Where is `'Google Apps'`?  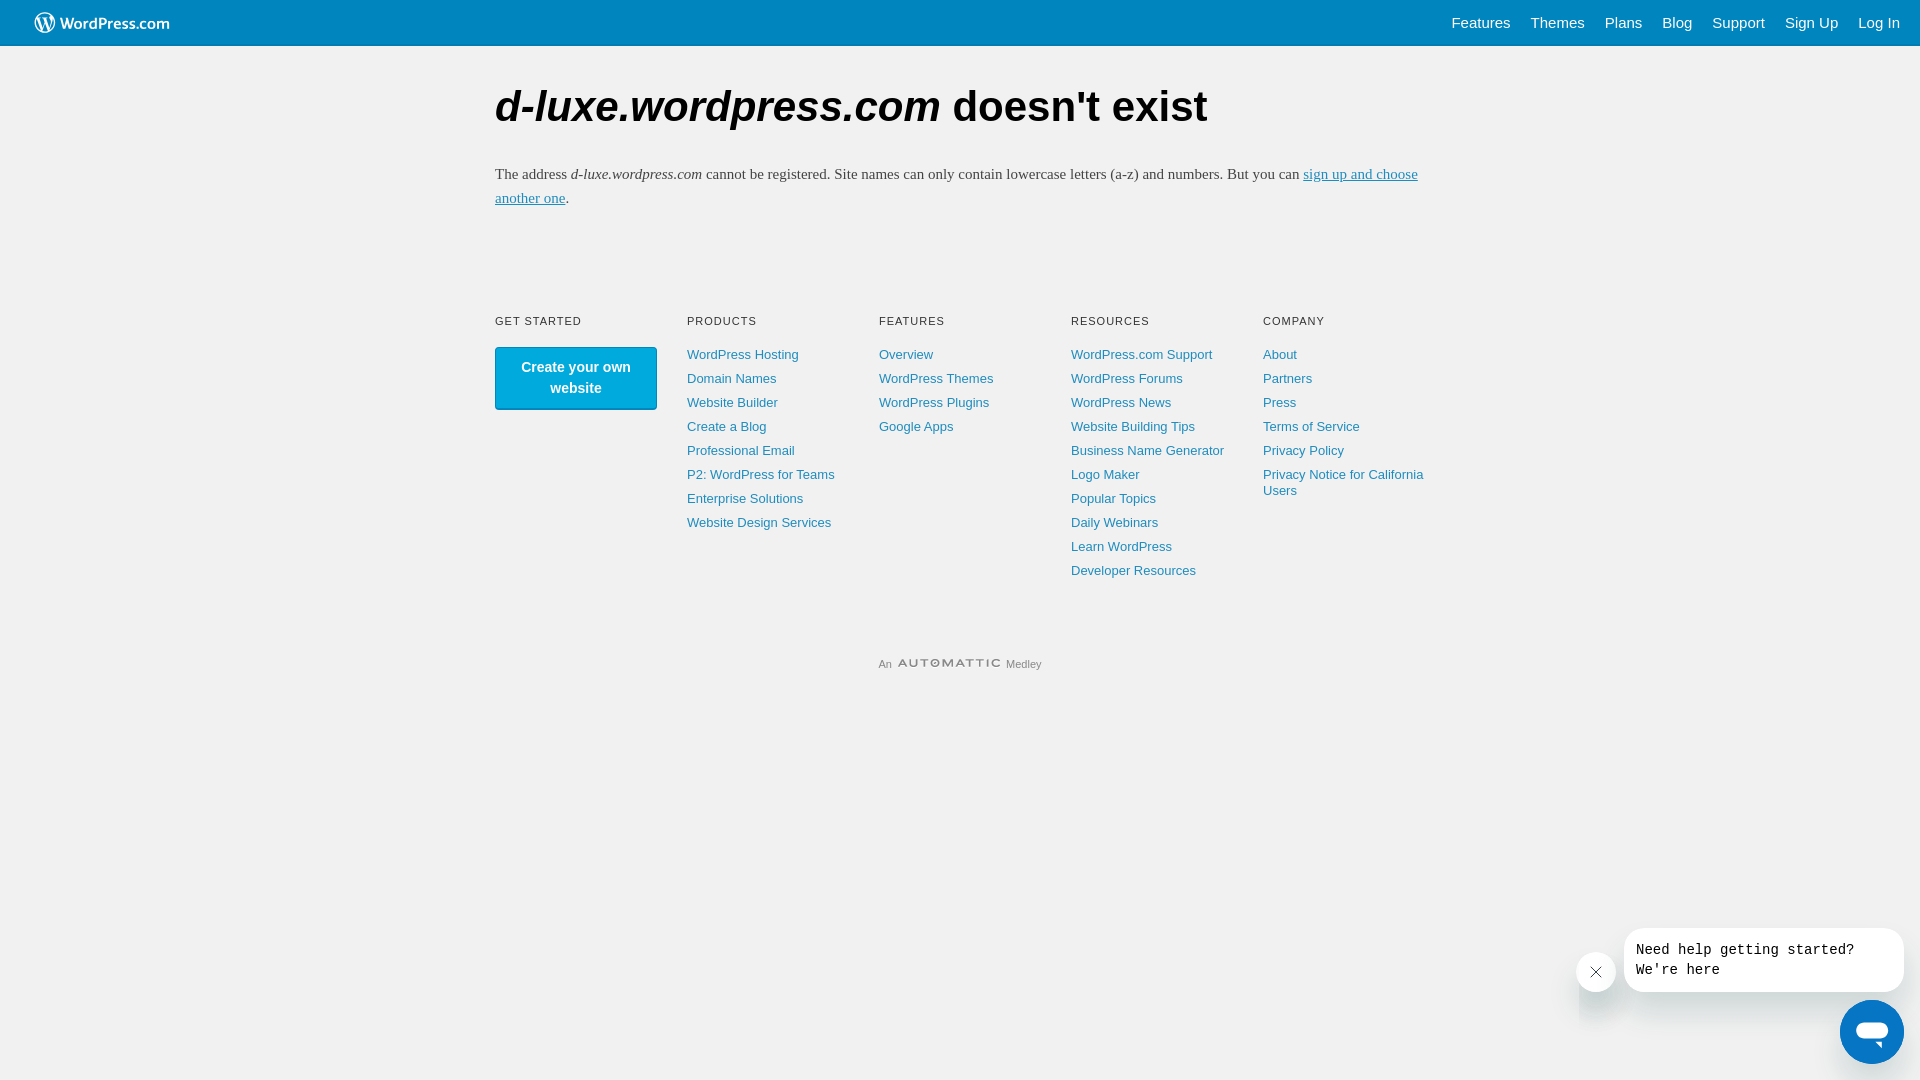 'Google Apps' is located at coordinates (878, 425).